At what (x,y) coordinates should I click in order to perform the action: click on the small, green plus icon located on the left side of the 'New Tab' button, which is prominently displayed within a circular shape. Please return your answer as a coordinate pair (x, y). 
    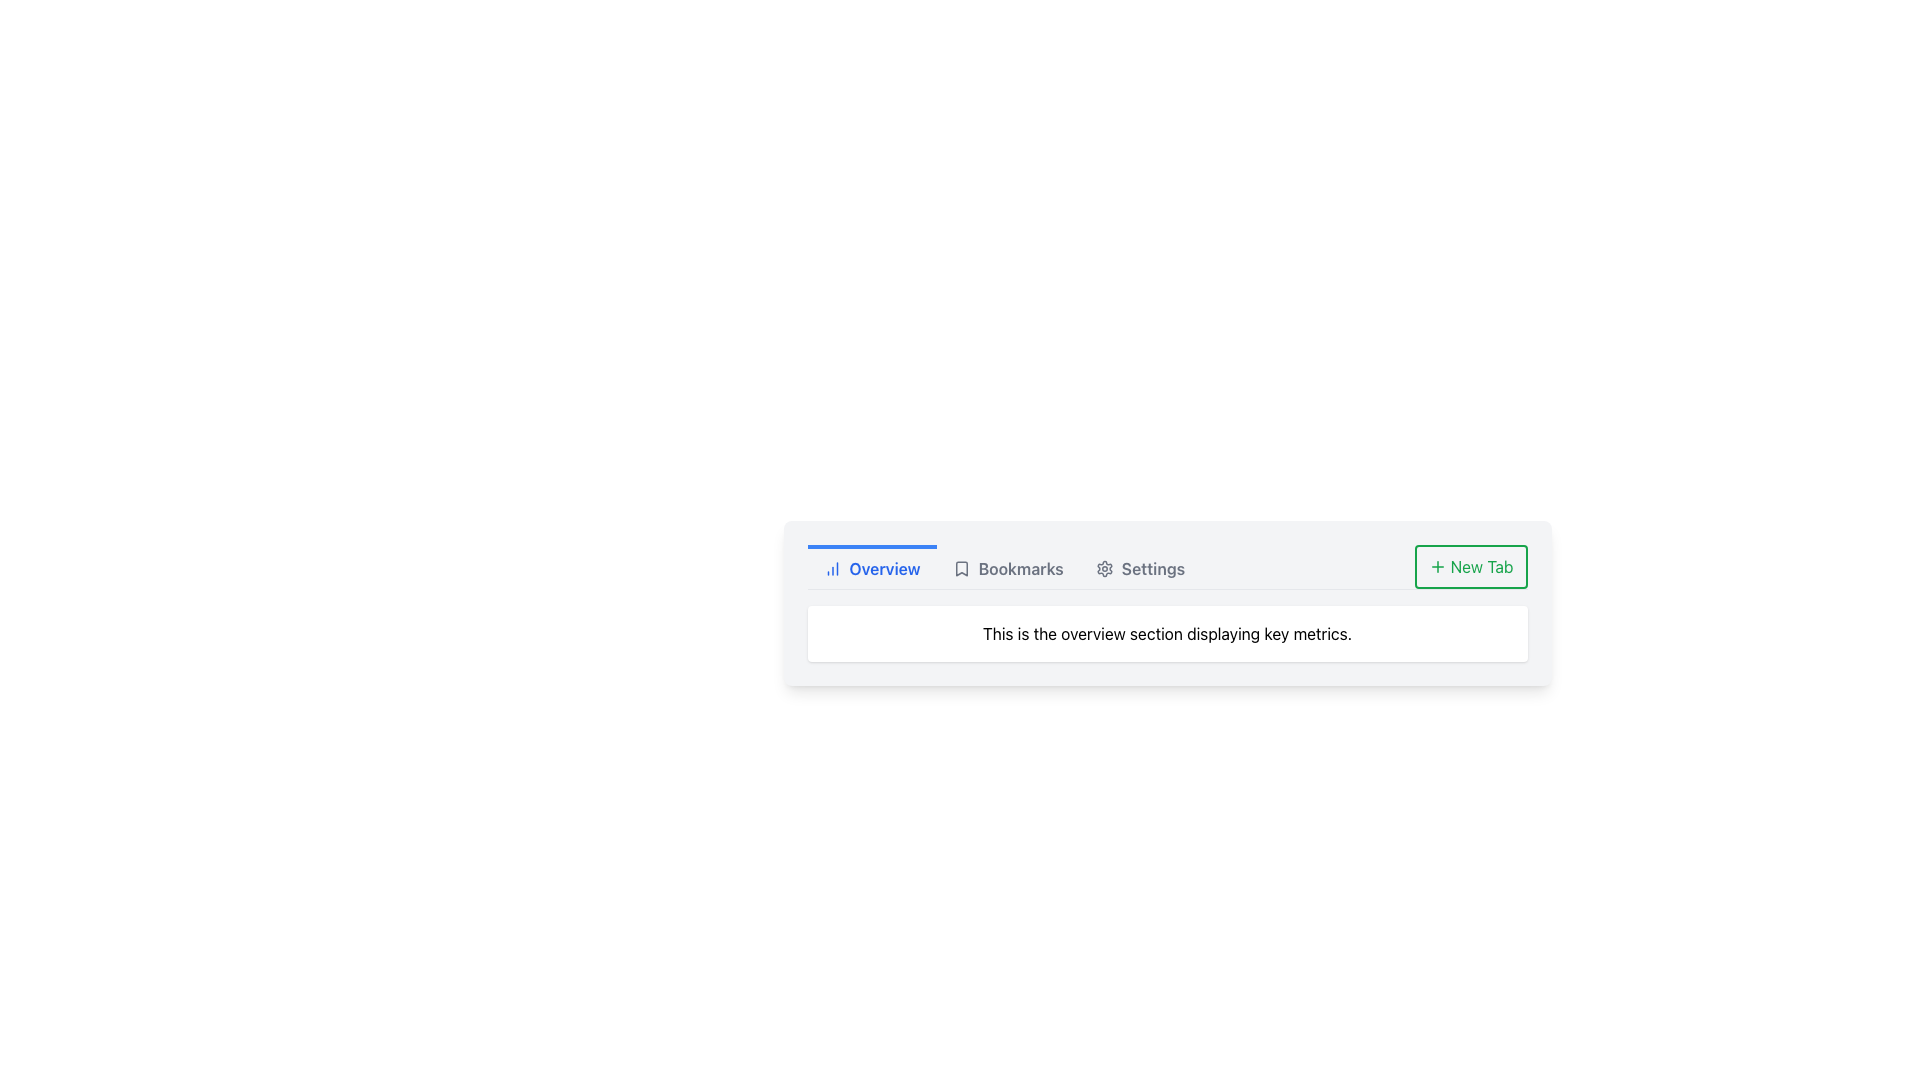
    Looking at the image, I should click on (1436, 567).